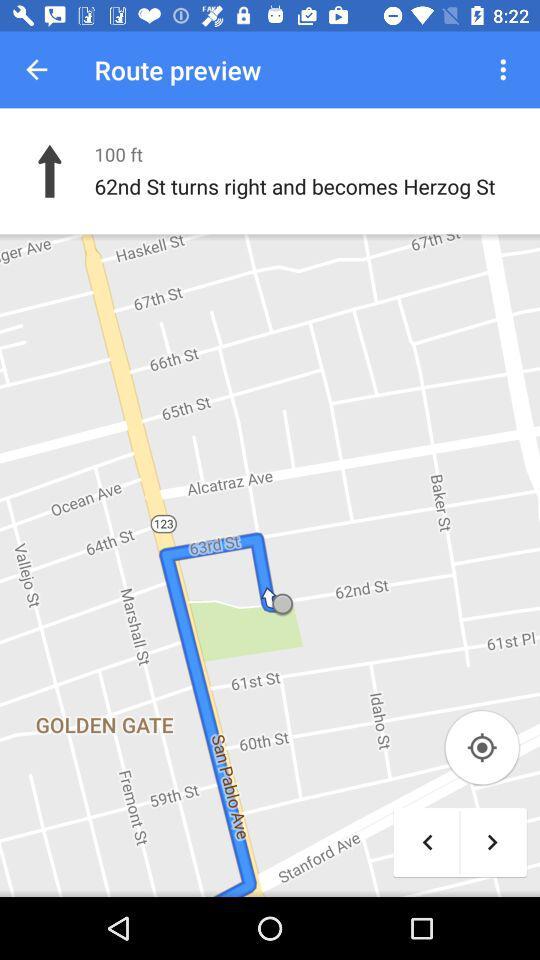  What do you see at coordinates (426, 841) in the screenshot?
I see `the arrow_backward icon` at bounding box center [426, 841].